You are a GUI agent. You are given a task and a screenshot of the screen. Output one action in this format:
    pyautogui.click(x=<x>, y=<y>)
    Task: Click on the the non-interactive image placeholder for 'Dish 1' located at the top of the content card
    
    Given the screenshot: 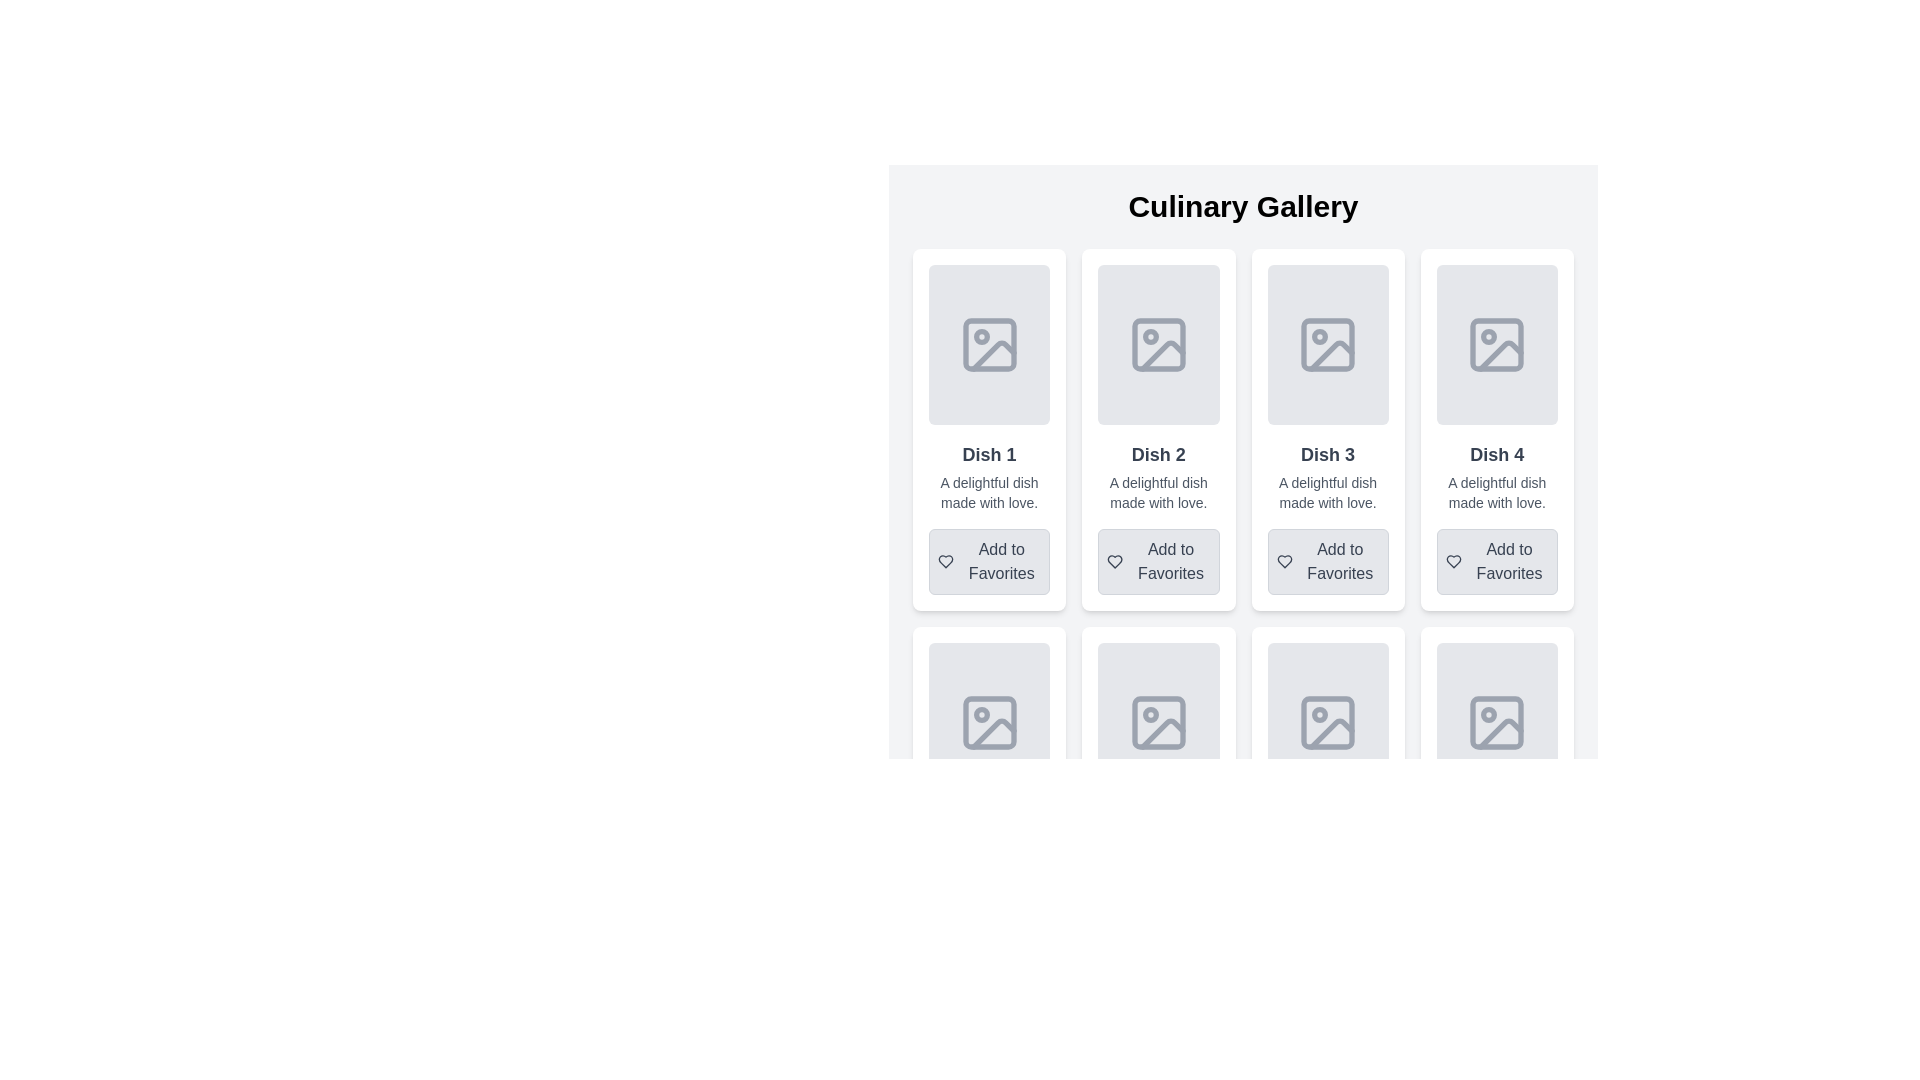 What is the action you would take?
    pyautogui.click(x=989, y=343)
    